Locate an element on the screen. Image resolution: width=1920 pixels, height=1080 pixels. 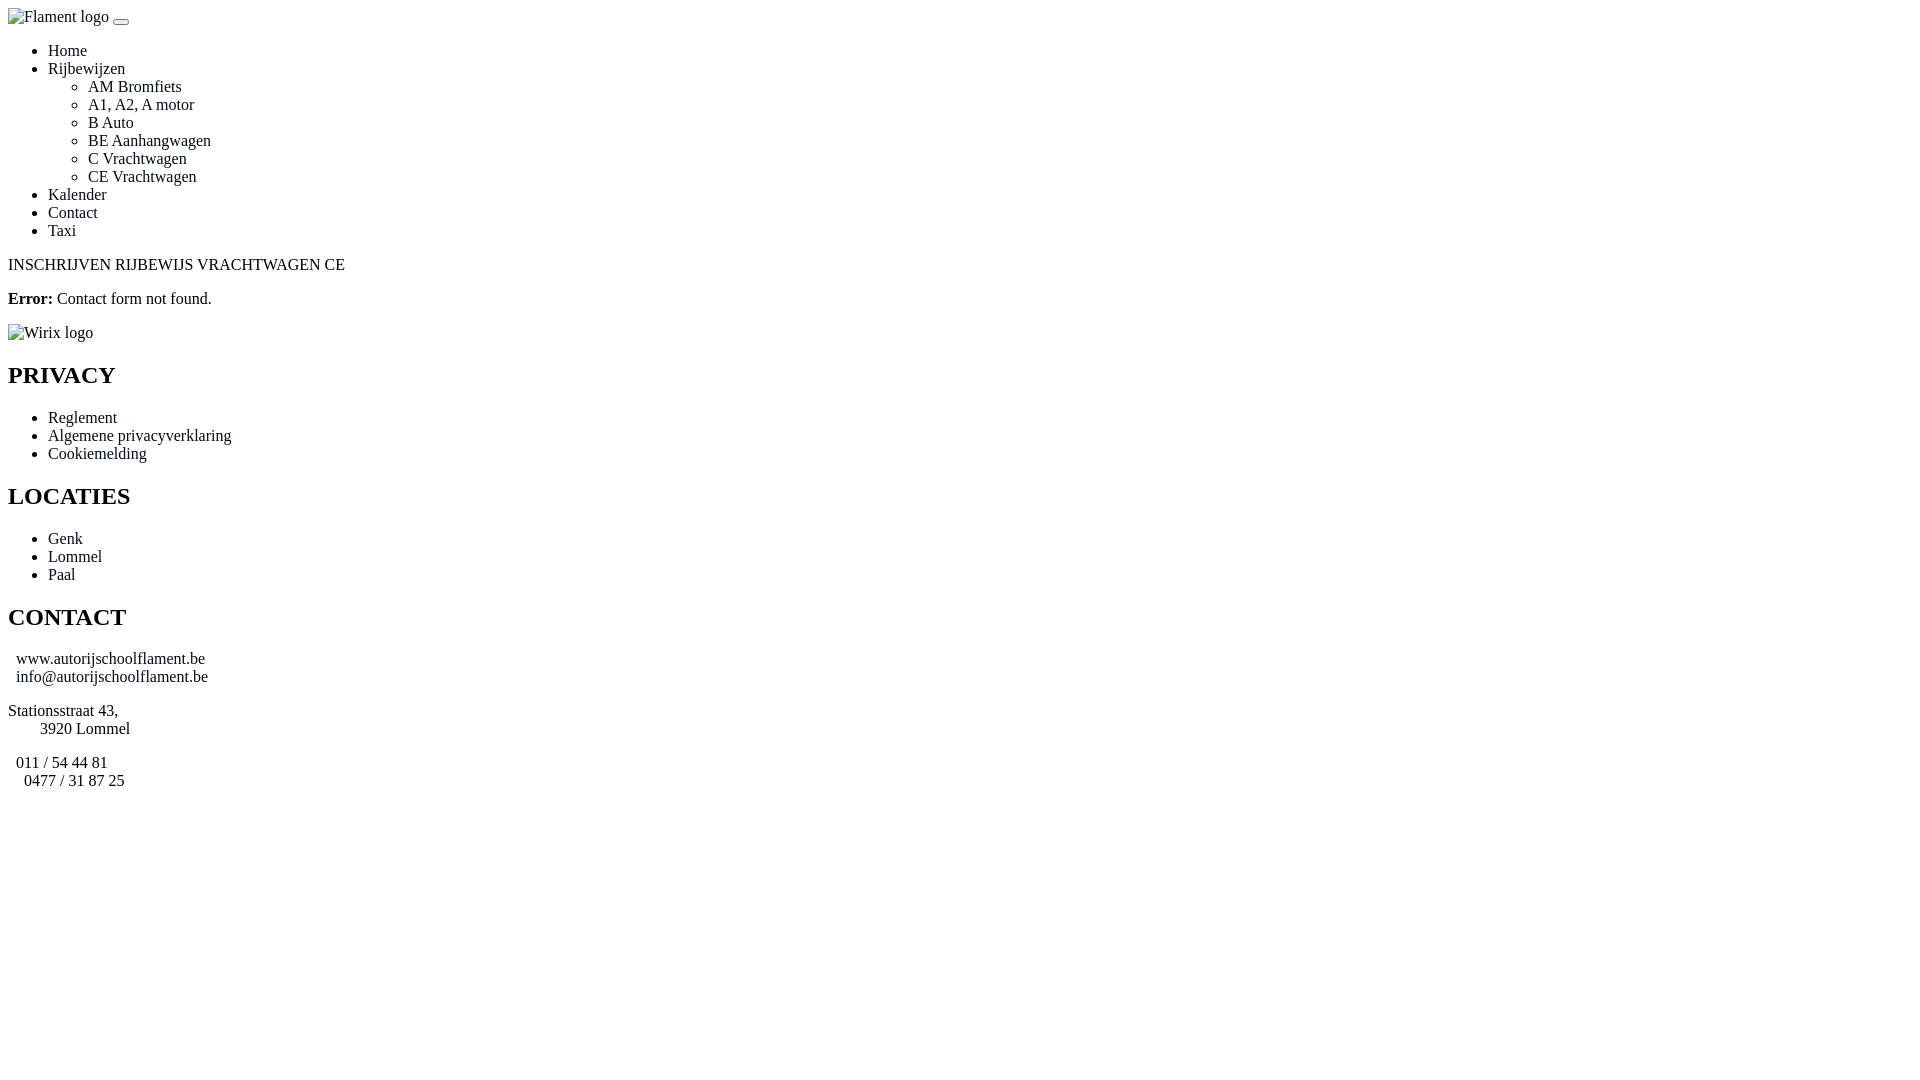
'B Auto' is located at coordinates (109, 122).